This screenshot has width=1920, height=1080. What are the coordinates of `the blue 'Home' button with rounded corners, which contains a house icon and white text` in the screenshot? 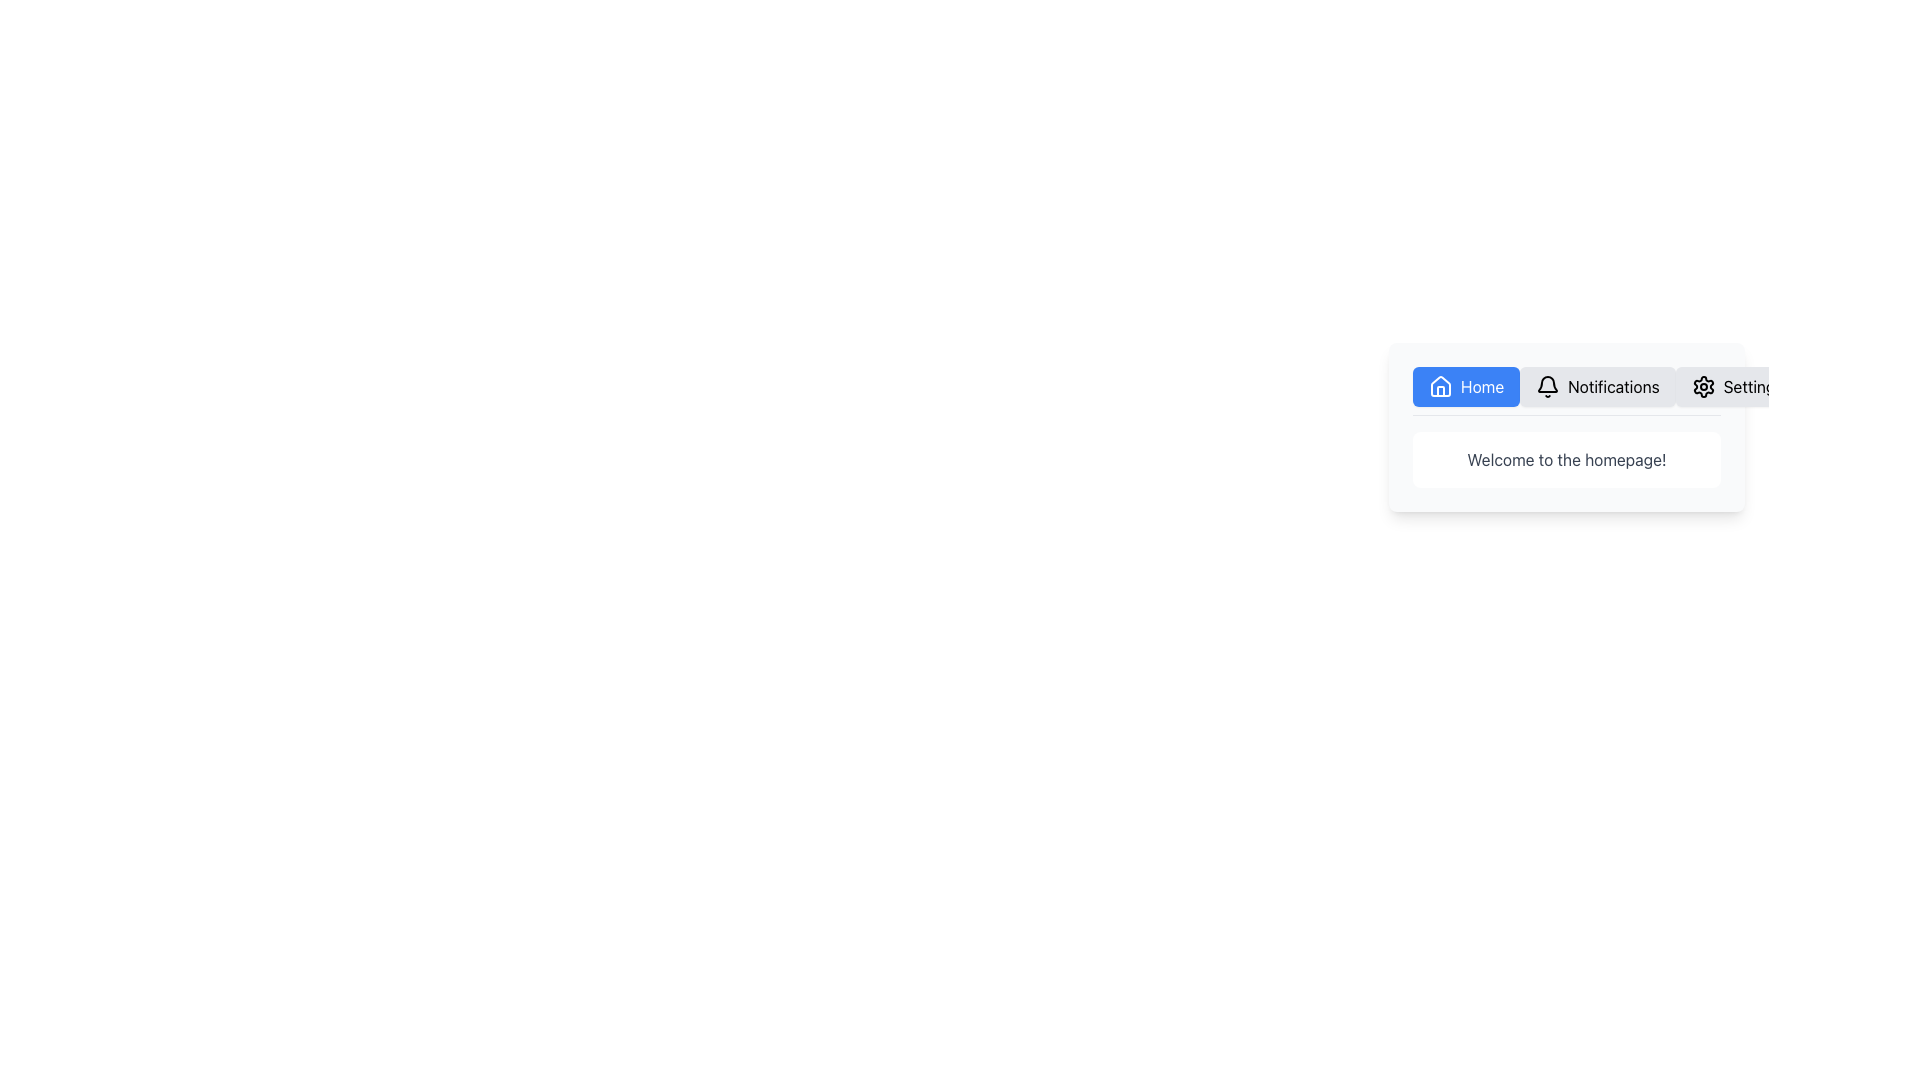 It's located at (1465, 386).